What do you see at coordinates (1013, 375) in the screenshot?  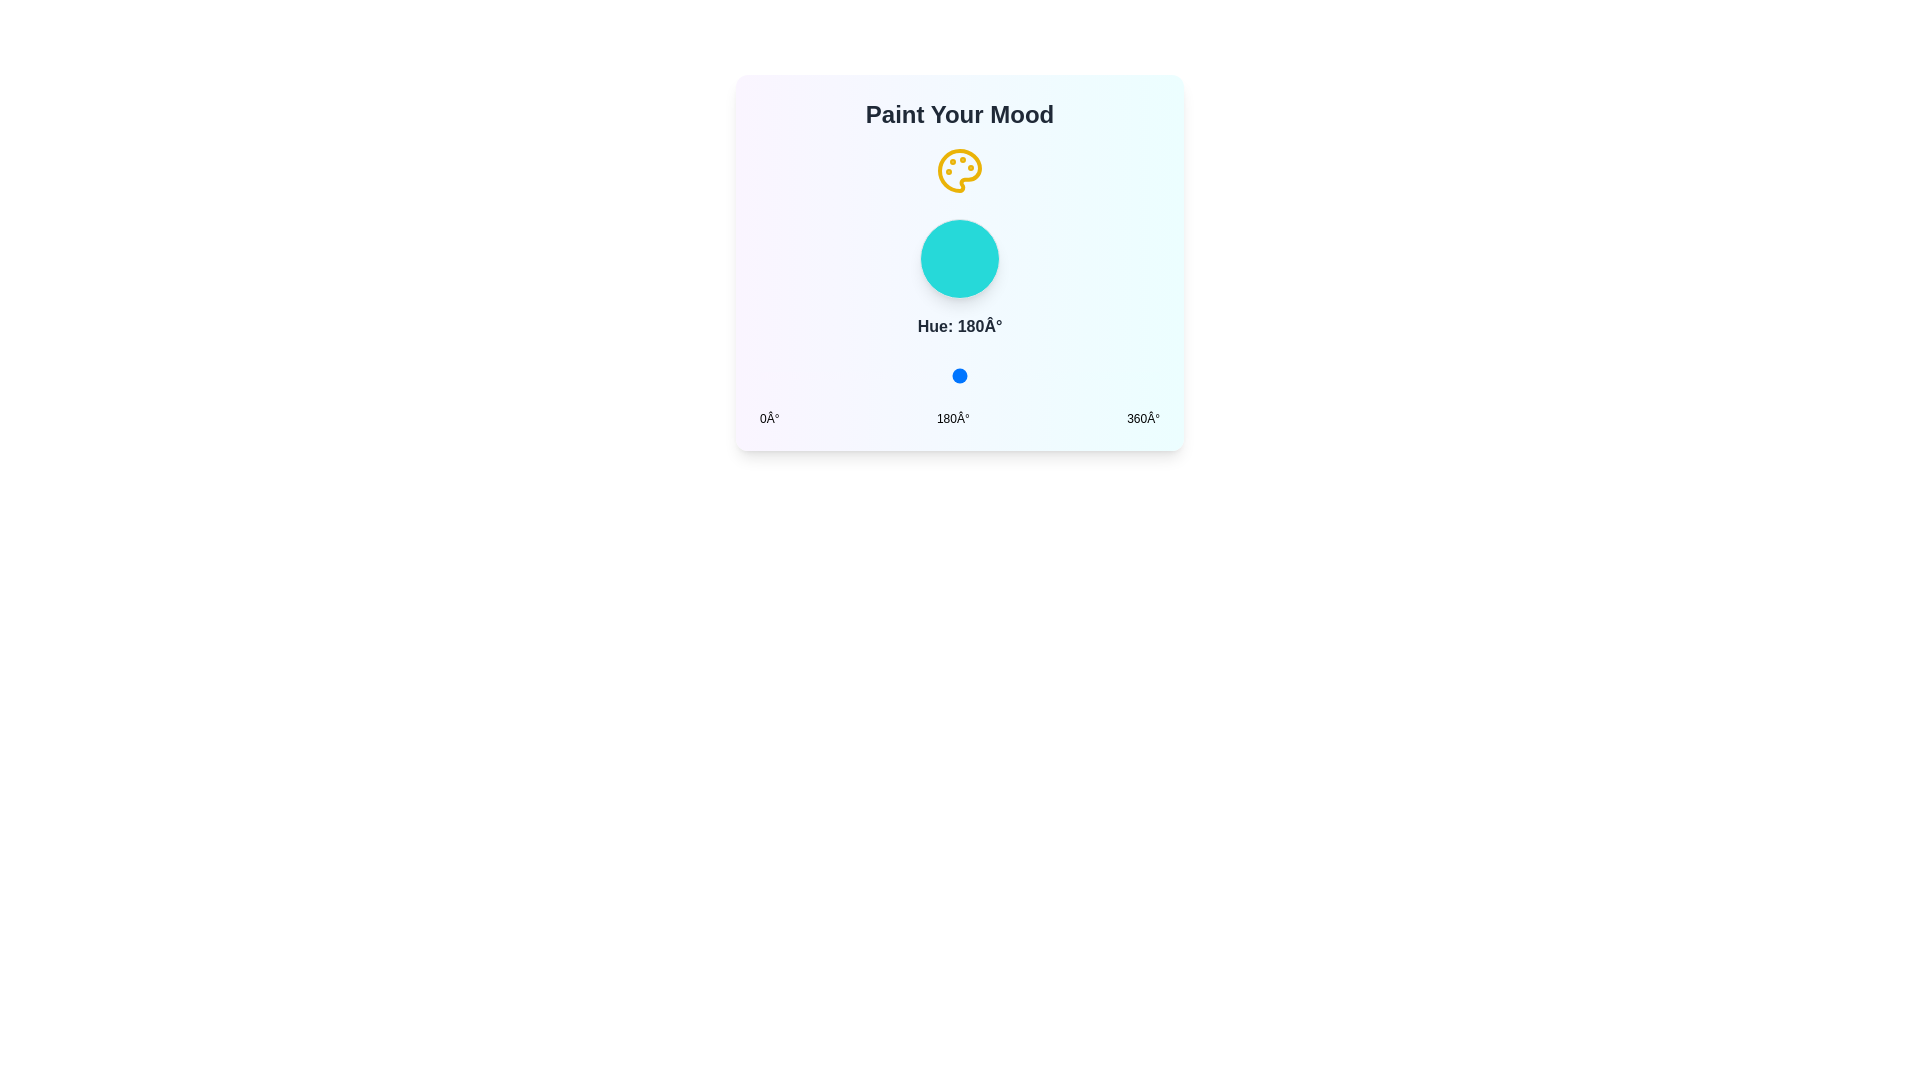 I see `the hue slider to set the hue to 228 degrees` at bounding box center [1013, 375].